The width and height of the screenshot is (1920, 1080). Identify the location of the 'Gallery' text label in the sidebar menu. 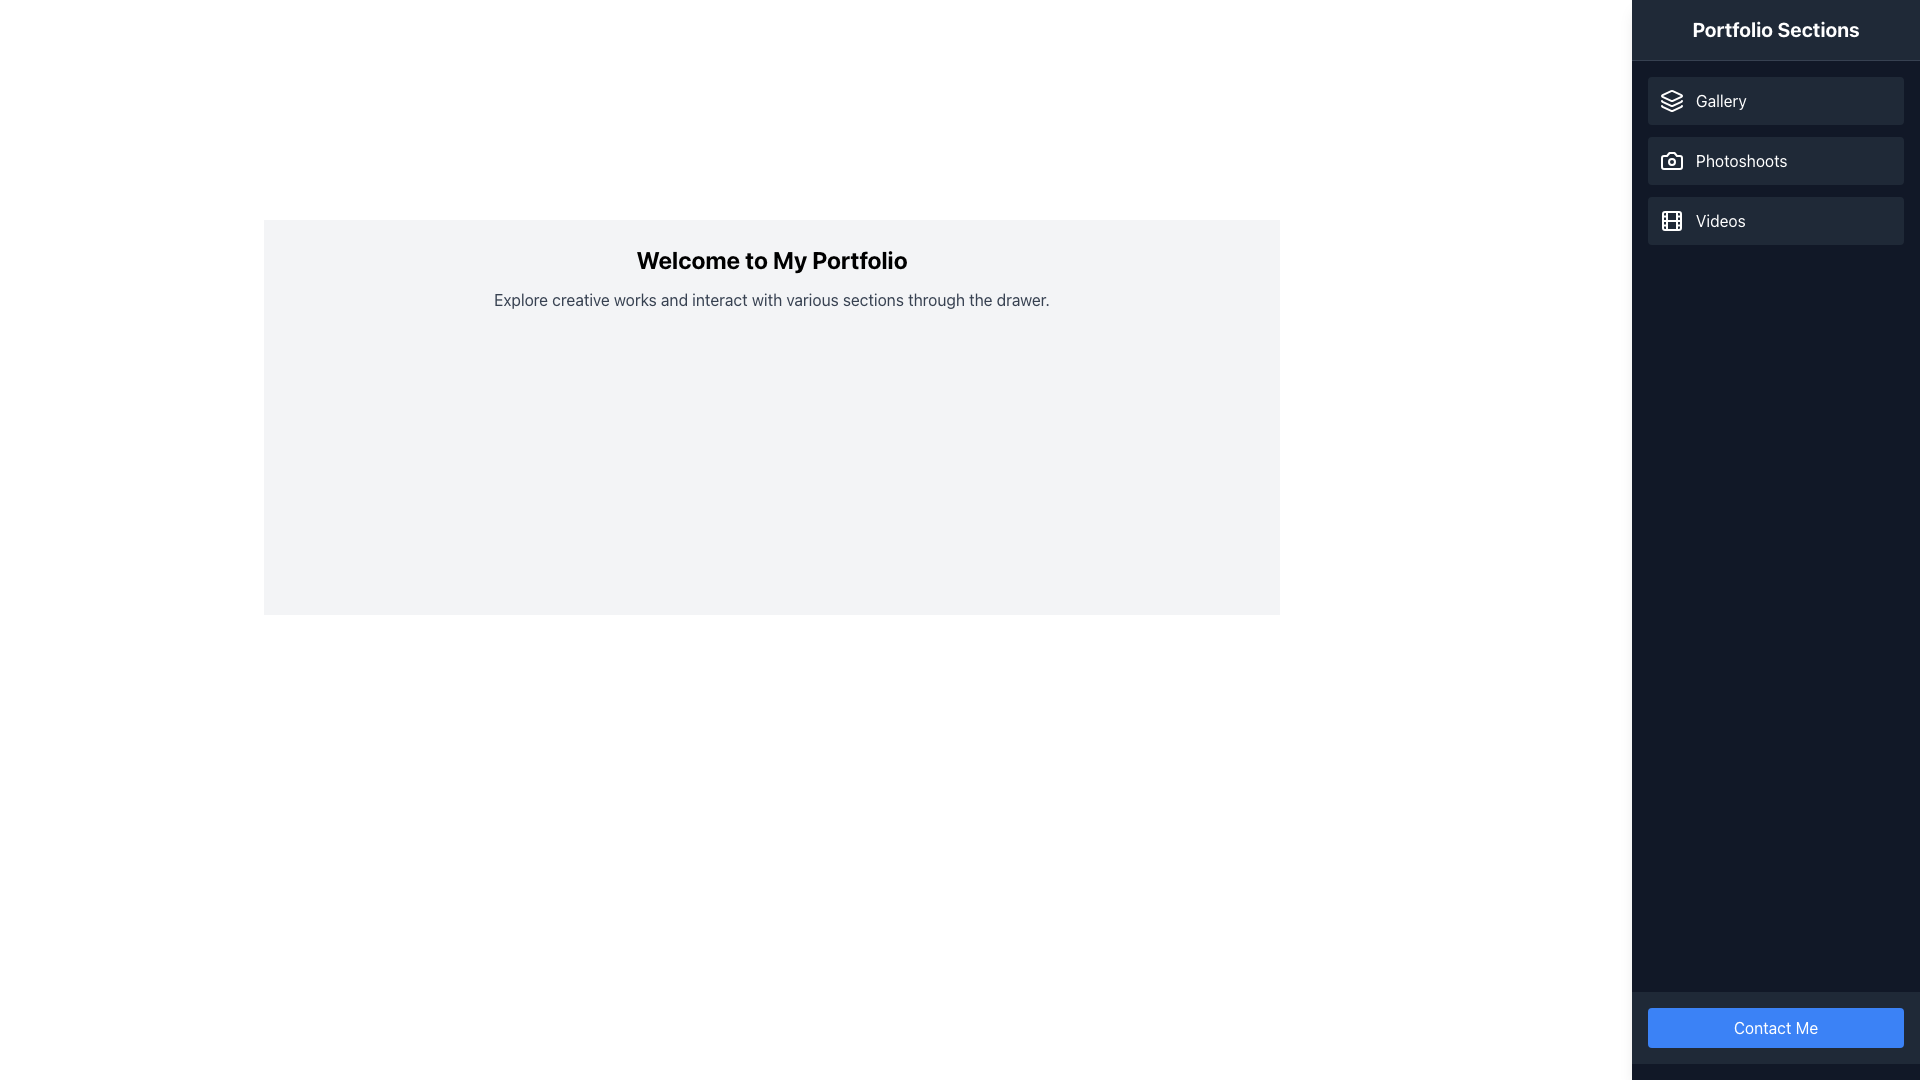
(1720, 100).